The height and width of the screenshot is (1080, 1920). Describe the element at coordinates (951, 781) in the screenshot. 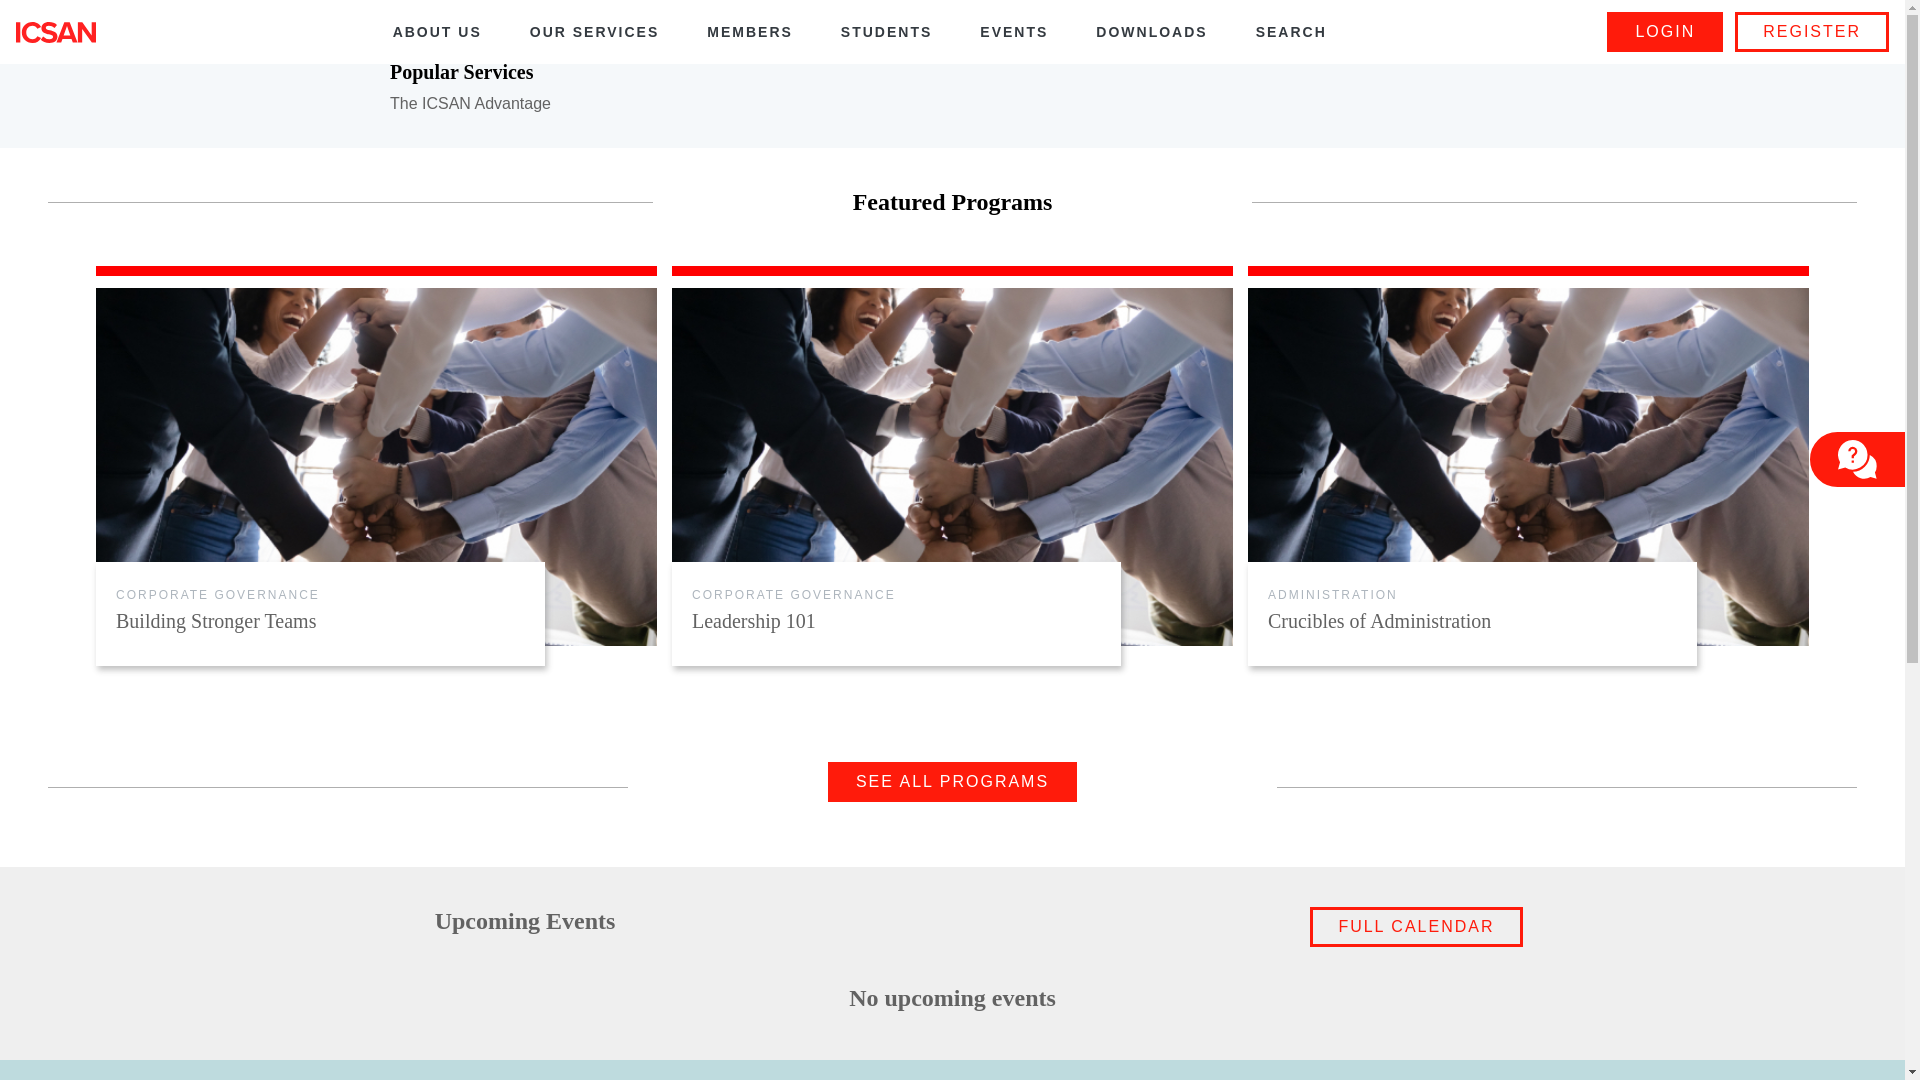

I see `'SEE ALL PROGRAMS'` at that location.